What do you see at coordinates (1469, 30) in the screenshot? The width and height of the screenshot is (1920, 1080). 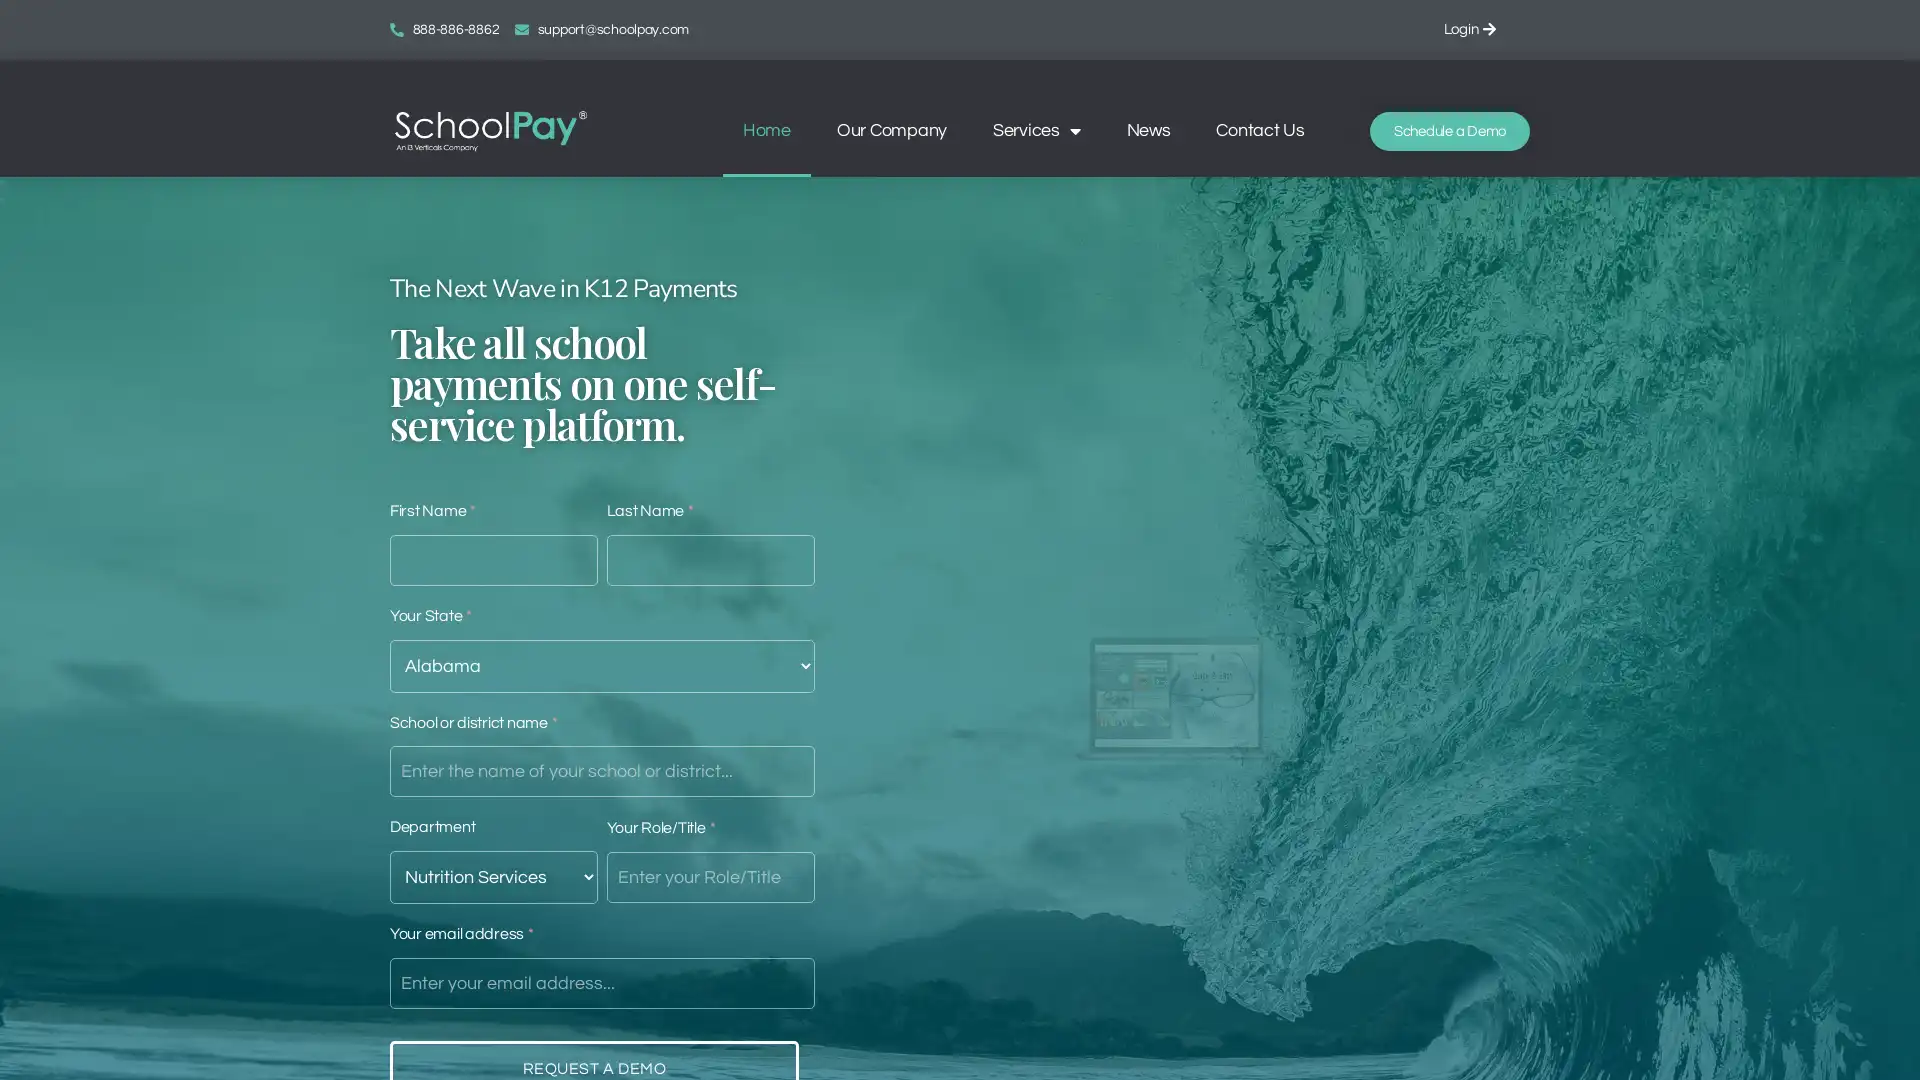 I see `Login` at bounding box center [1469, 30].